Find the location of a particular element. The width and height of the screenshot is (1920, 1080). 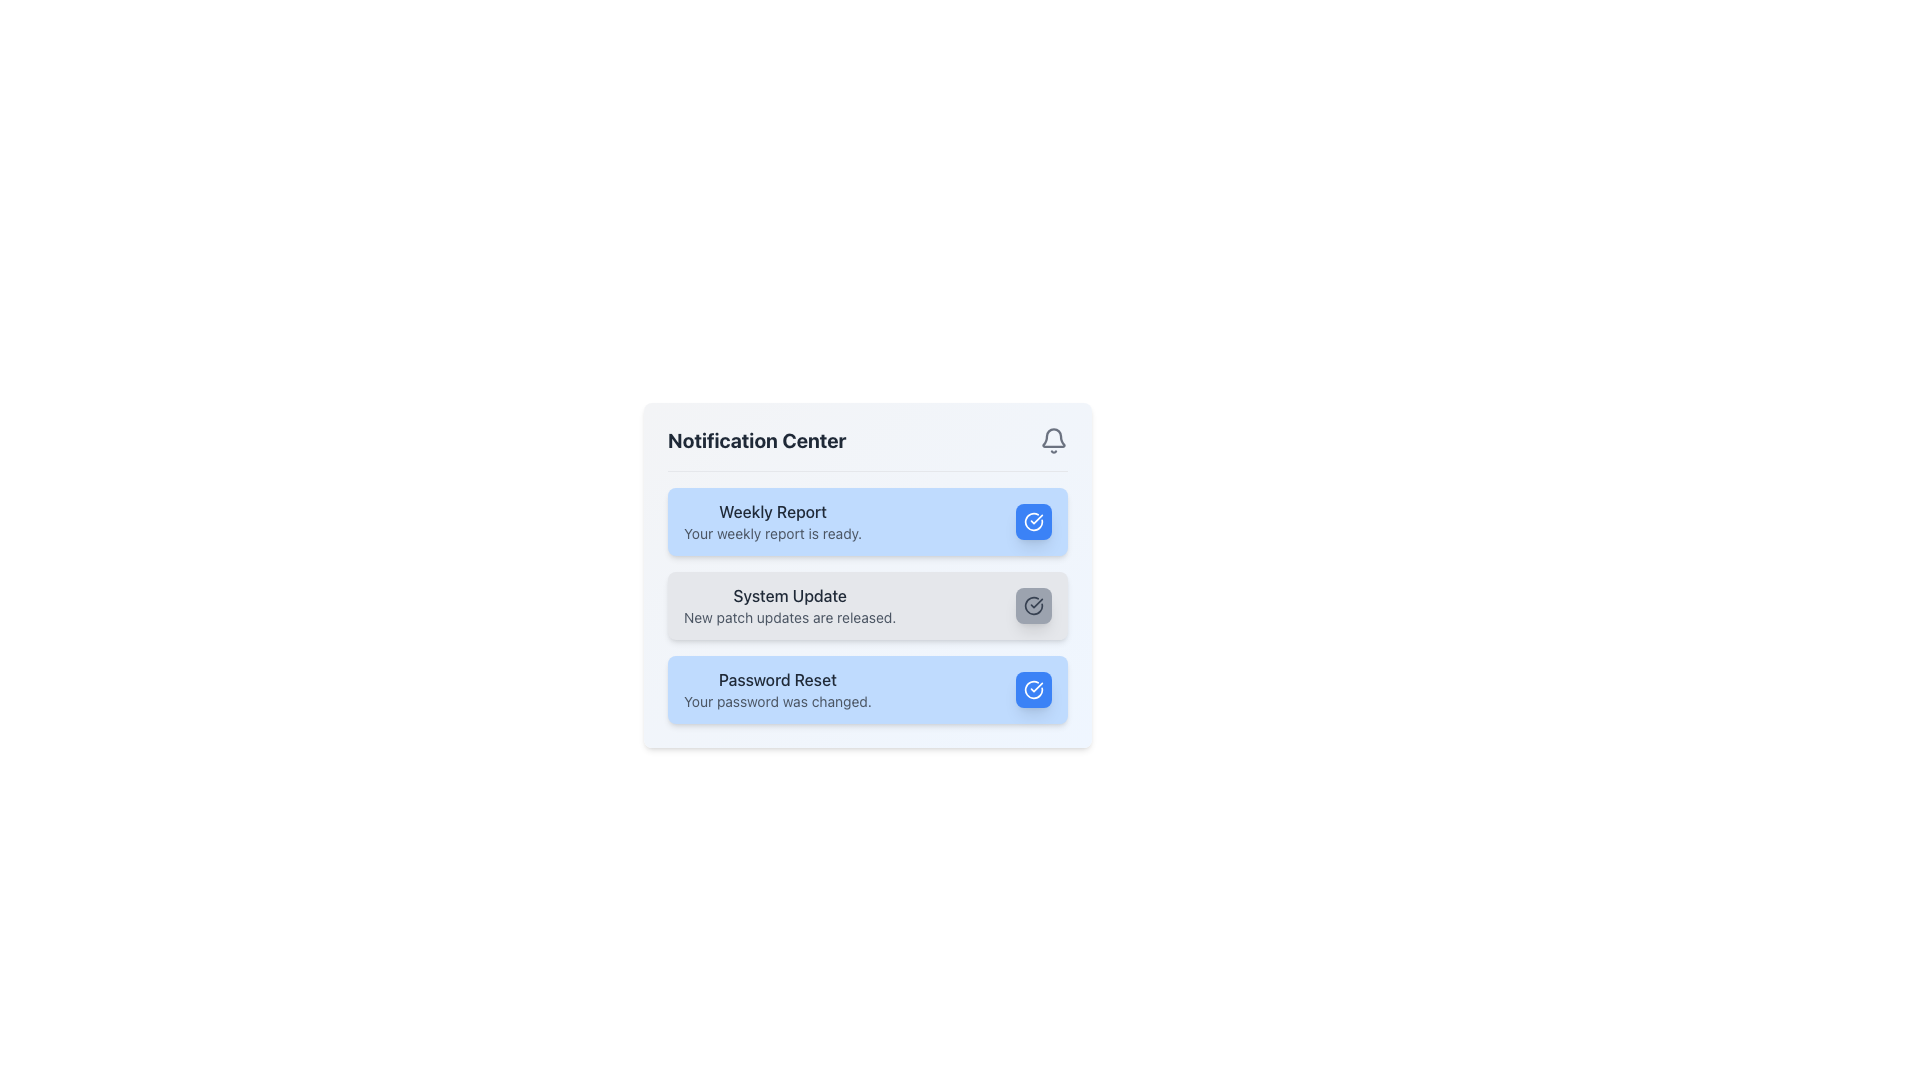

the circular SVG Icon at the far right of the blue 'Password Reset' notification box to confirm the notification is located at coordinates (1033, 689).